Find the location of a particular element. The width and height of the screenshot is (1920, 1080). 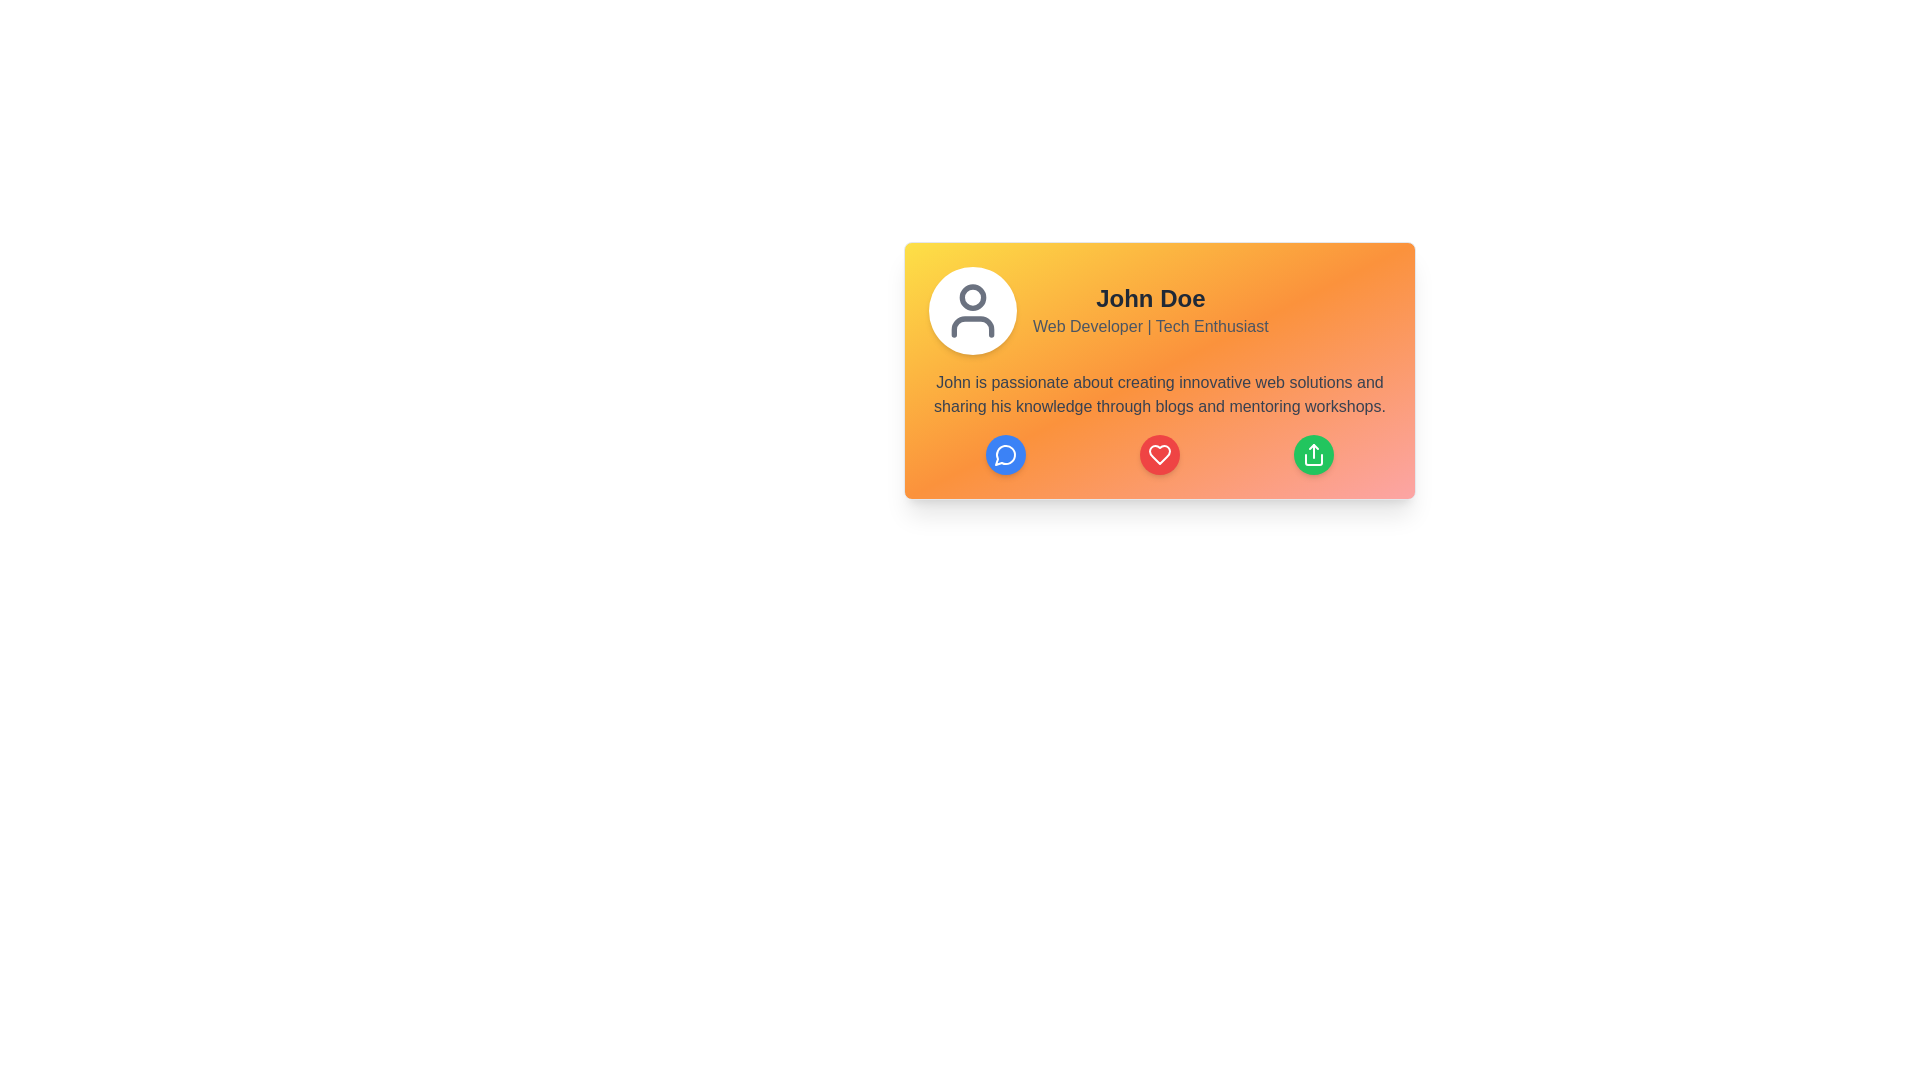

the user profile SVG graphic icon that resembles a torso and head, located within a circular frame to the left side of the card, above the name 'John Doe' is located at coordinates (973, 326).